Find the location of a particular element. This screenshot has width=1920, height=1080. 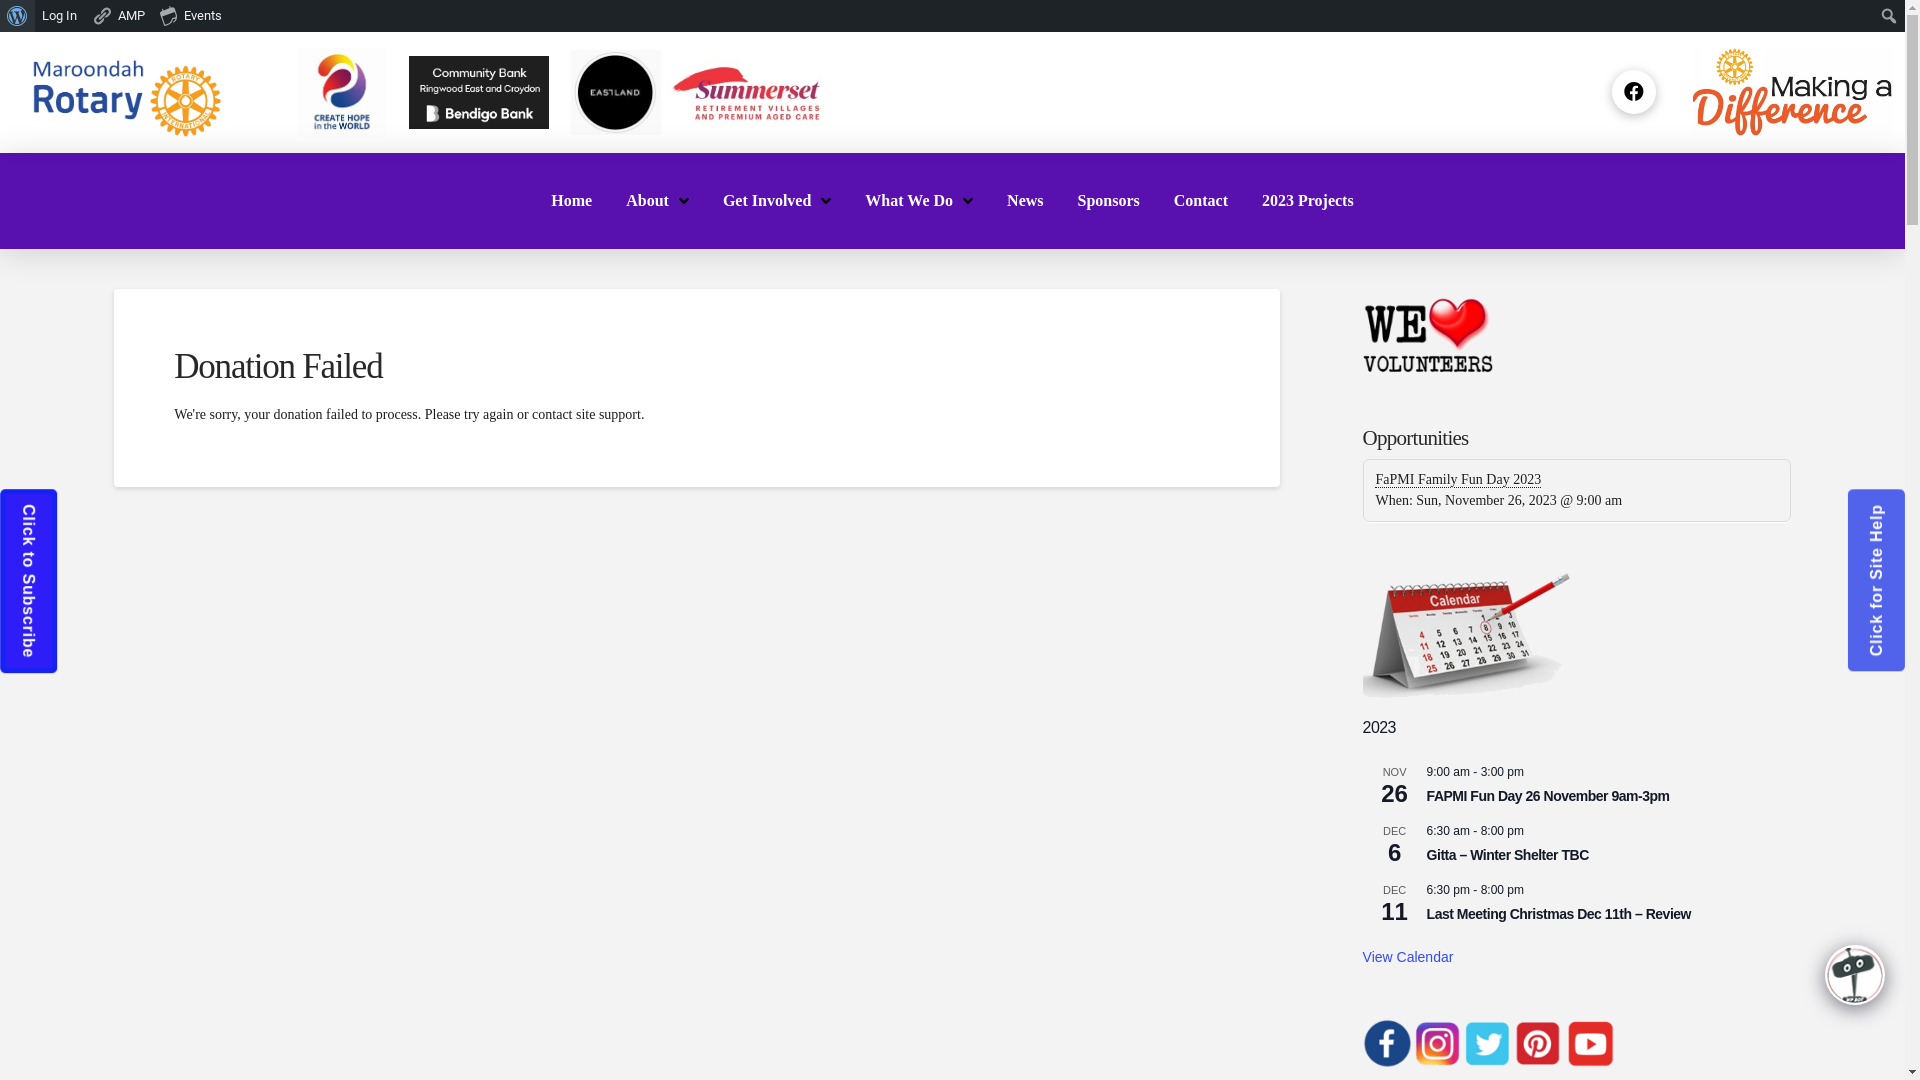

'FAPMI Fun Day 26 November 9am-3pm' is located at coordinates (1425, 795).